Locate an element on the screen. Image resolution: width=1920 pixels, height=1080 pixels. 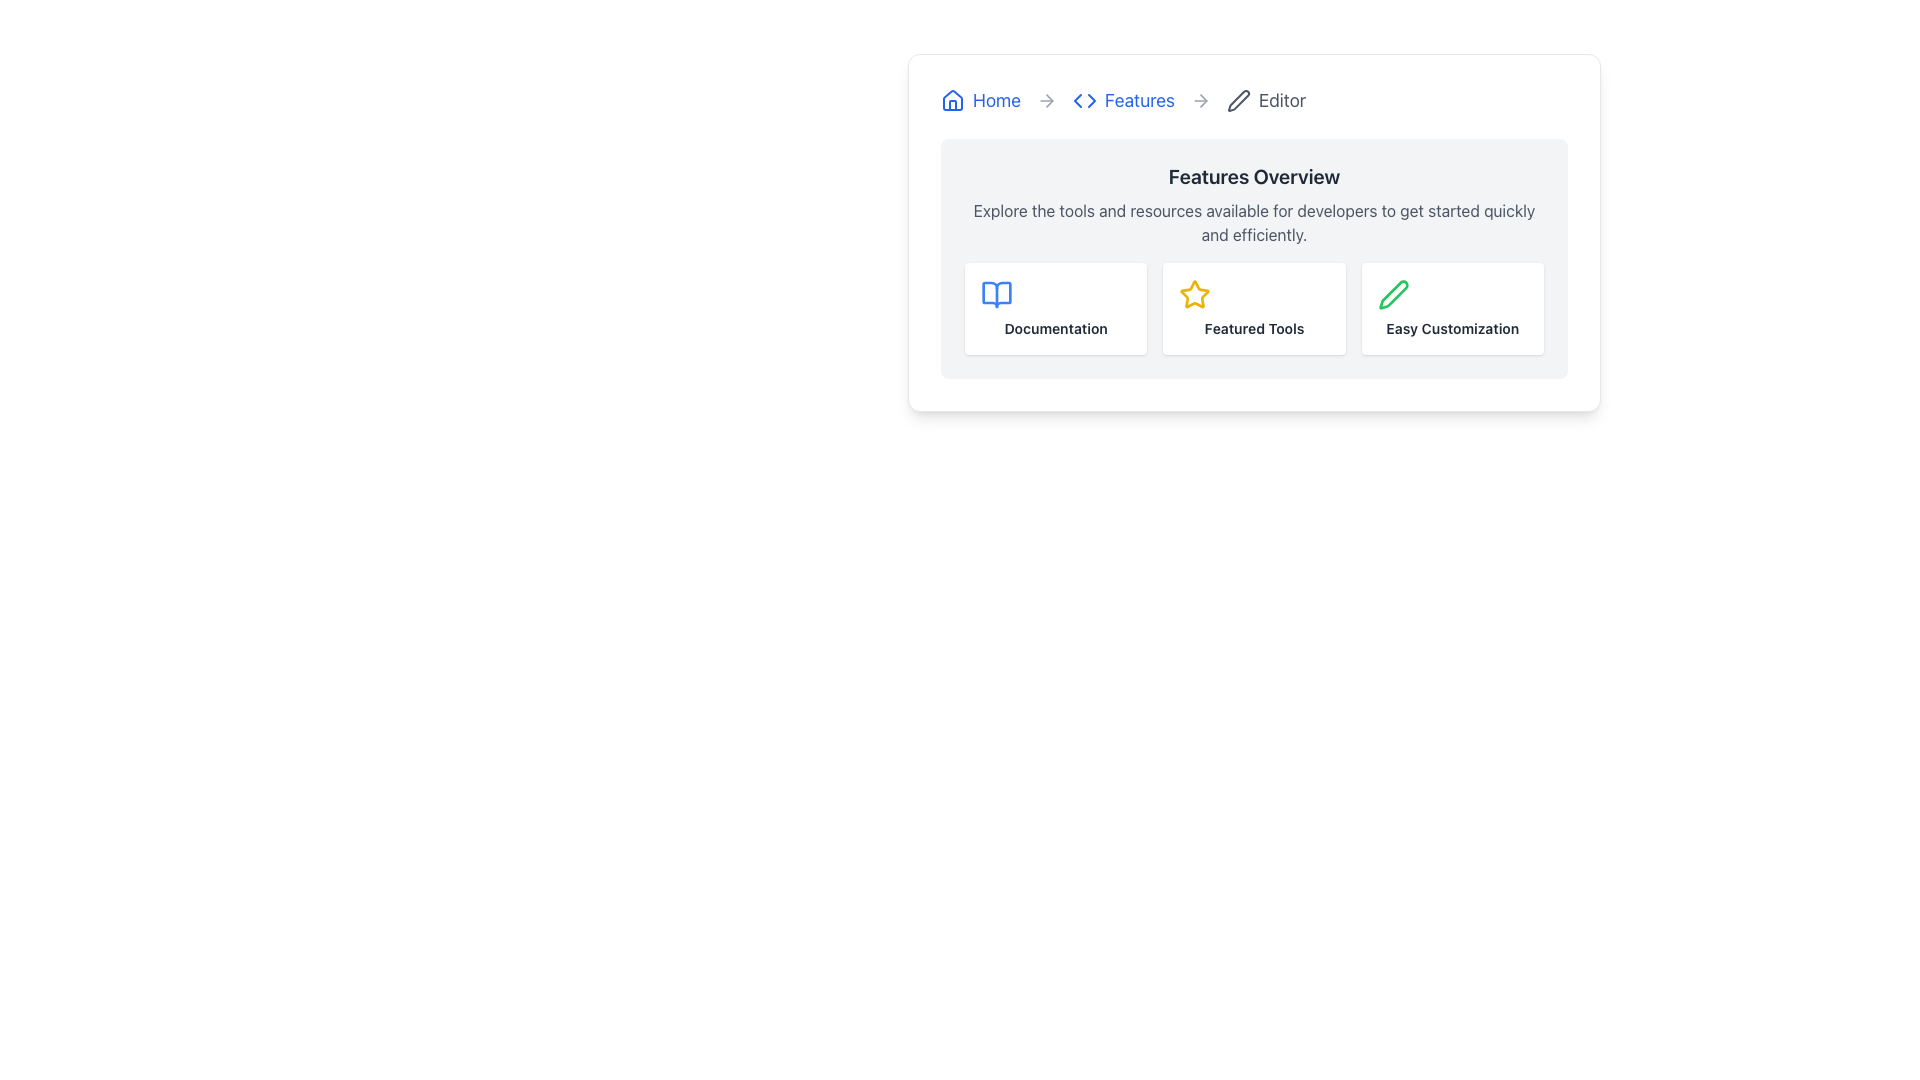
the 'Home' link in the breadcrumb navigation bar is located at coordinates (980, 100).